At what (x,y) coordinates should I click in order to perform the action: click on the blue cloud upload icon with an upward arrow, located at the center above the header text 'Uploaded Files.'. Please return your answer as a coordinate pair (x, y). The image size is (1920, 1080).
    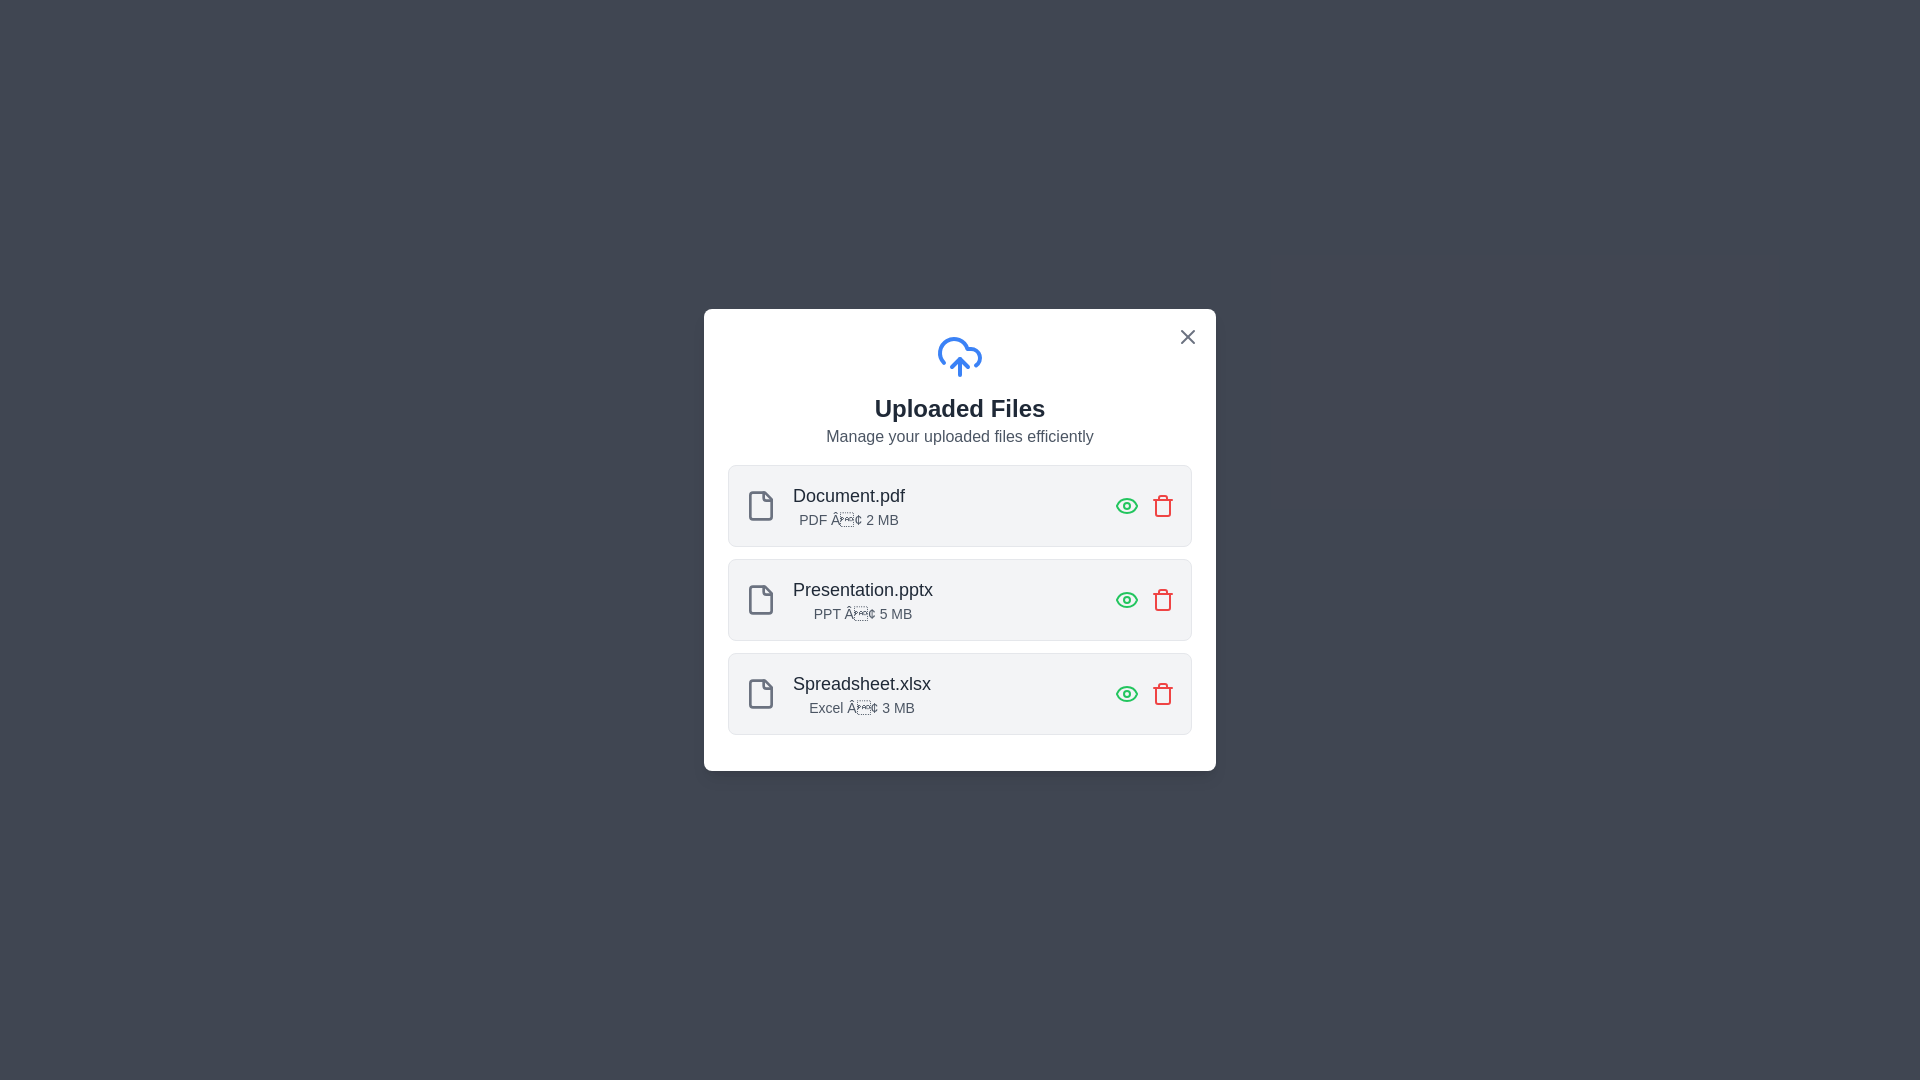
    Looking at the image, I should click on (960, 356).